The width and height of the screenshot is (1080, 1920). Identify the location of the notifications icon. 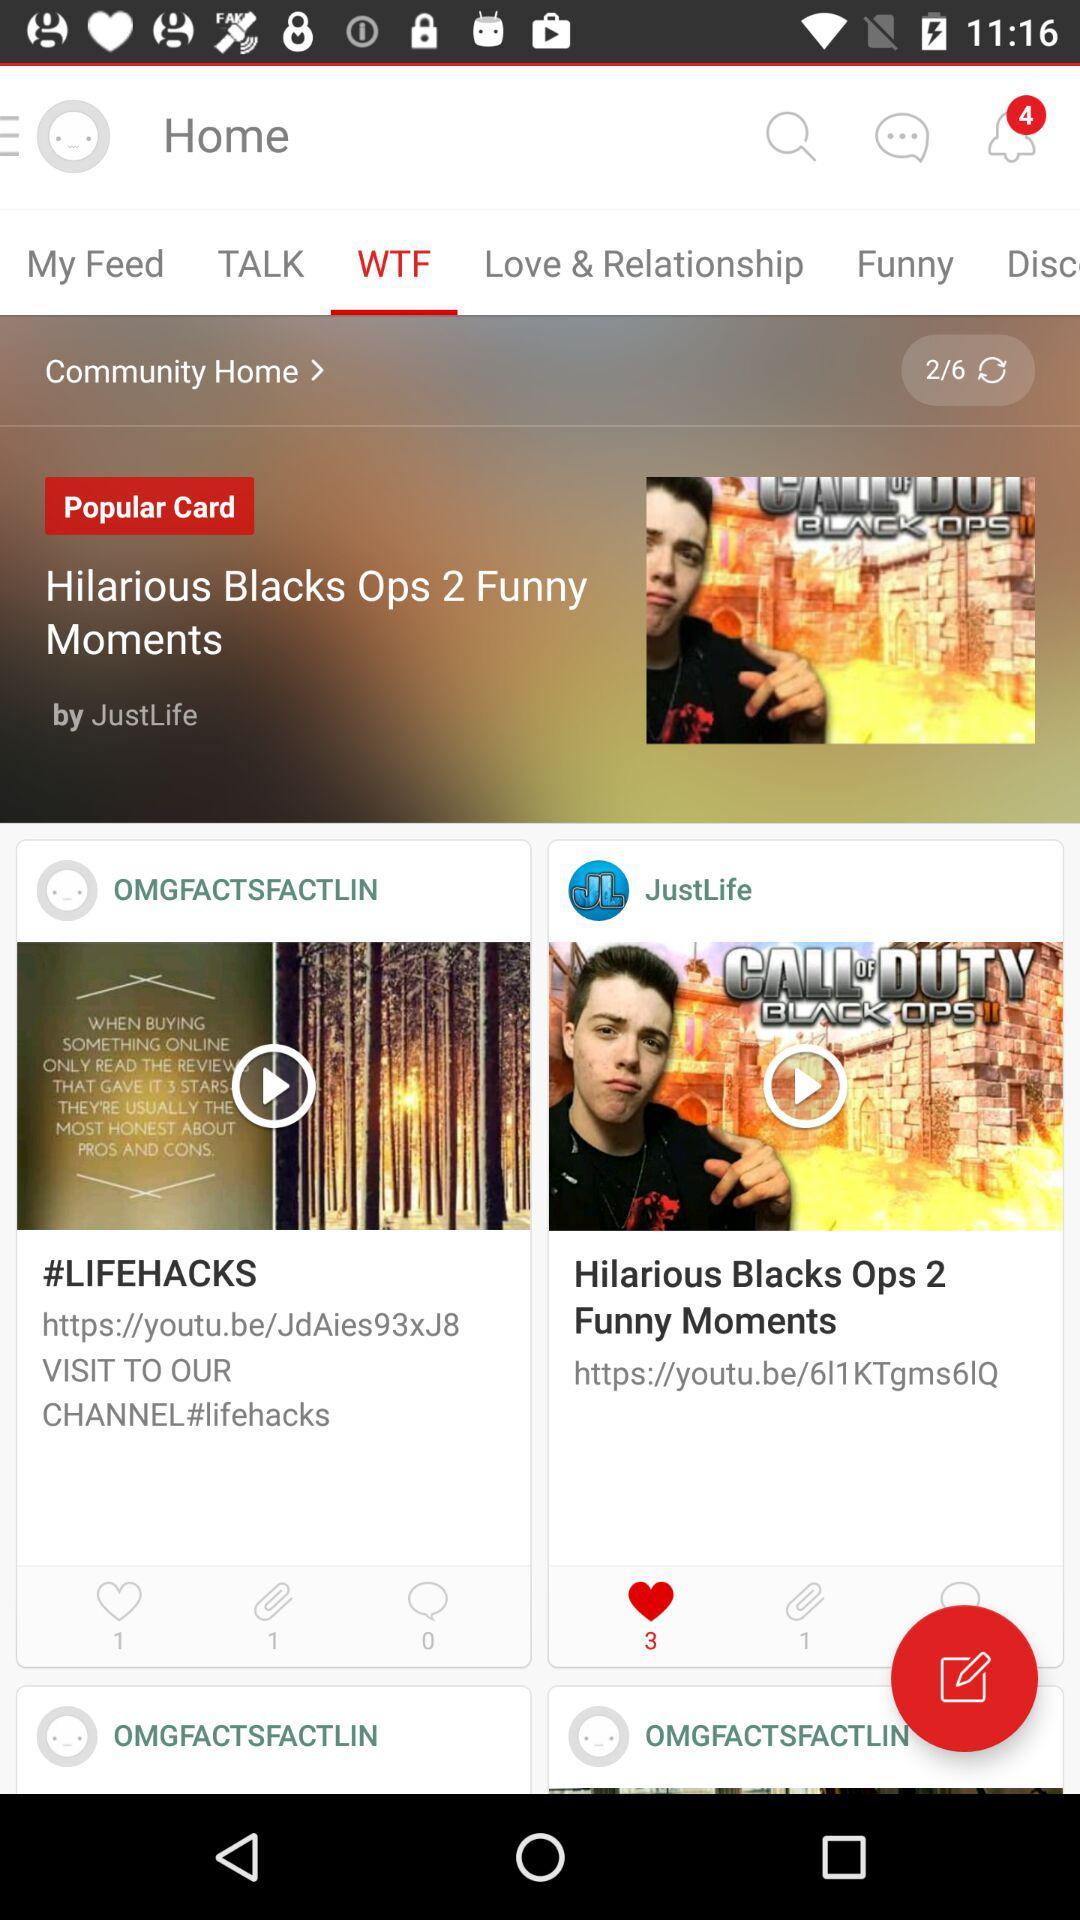
(1011, 135).